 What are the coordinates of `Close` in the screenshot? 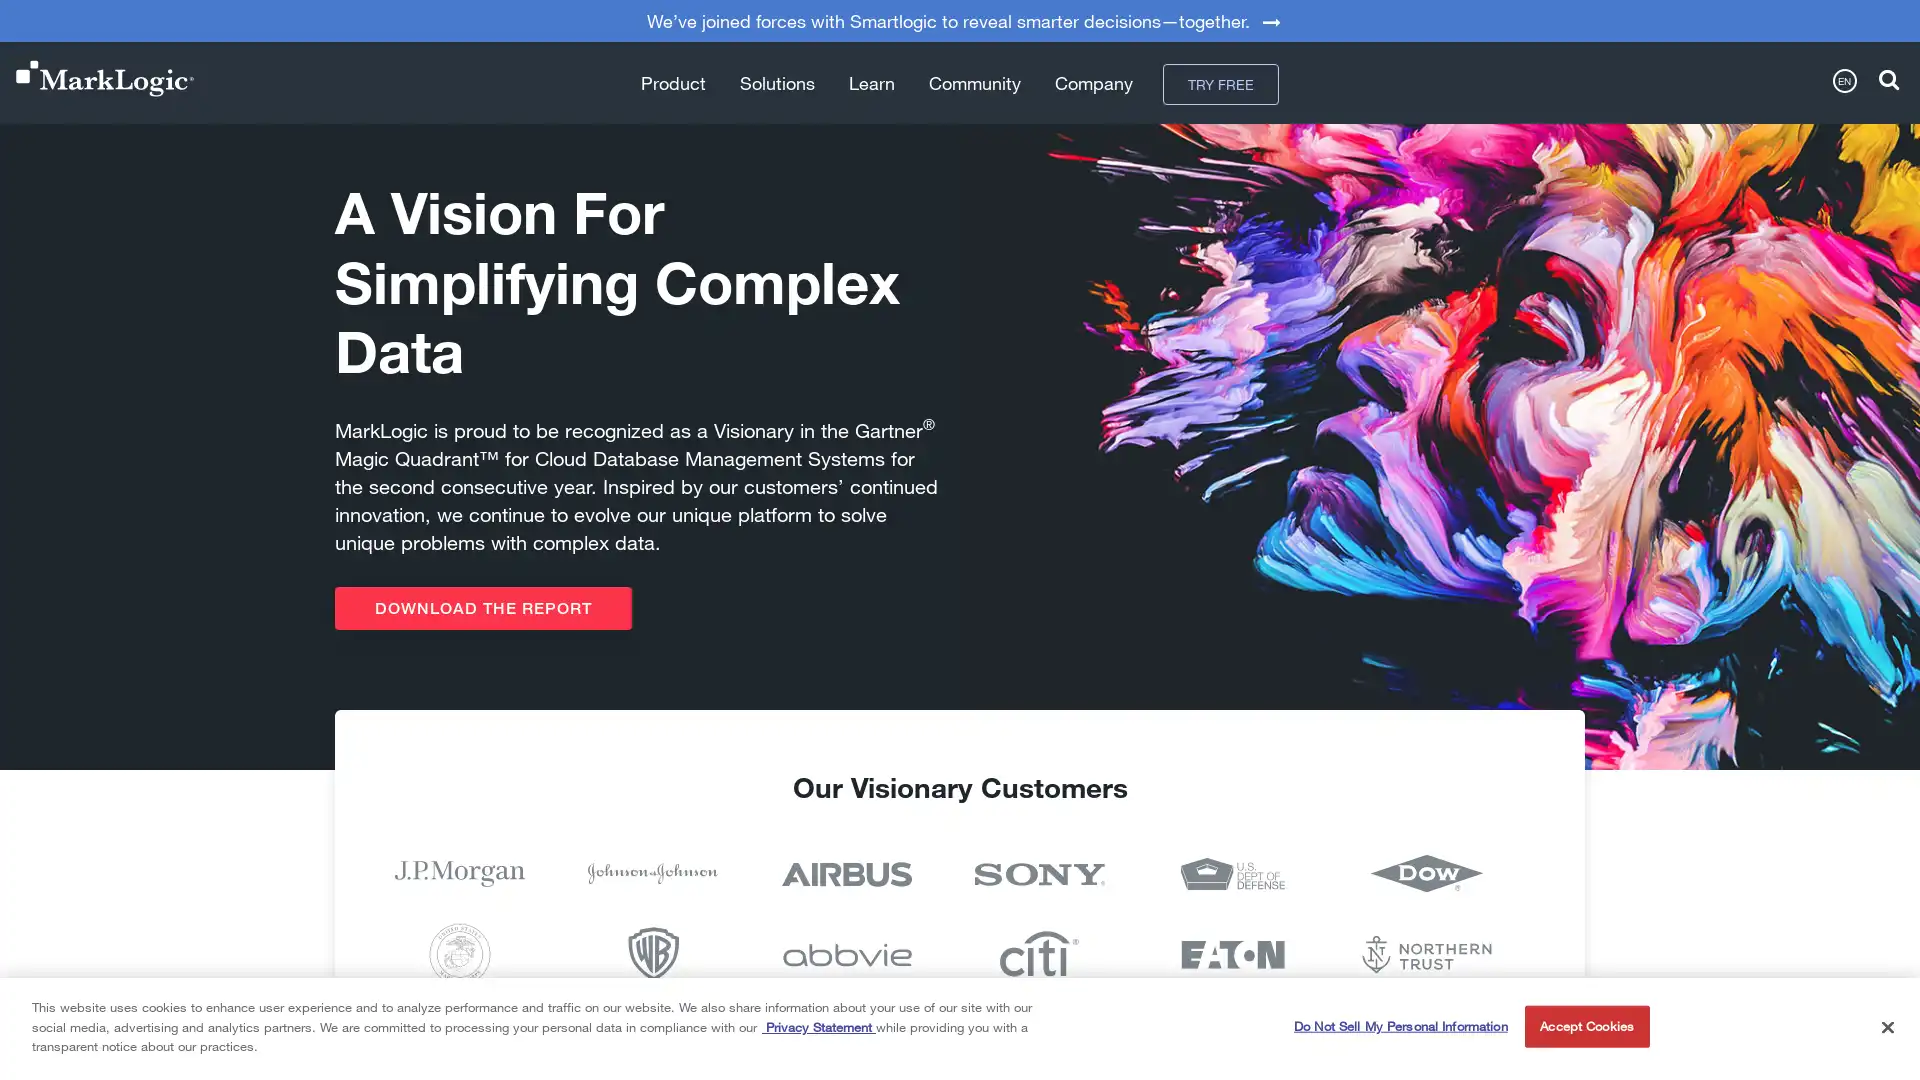 It's located at (1886, 1026).